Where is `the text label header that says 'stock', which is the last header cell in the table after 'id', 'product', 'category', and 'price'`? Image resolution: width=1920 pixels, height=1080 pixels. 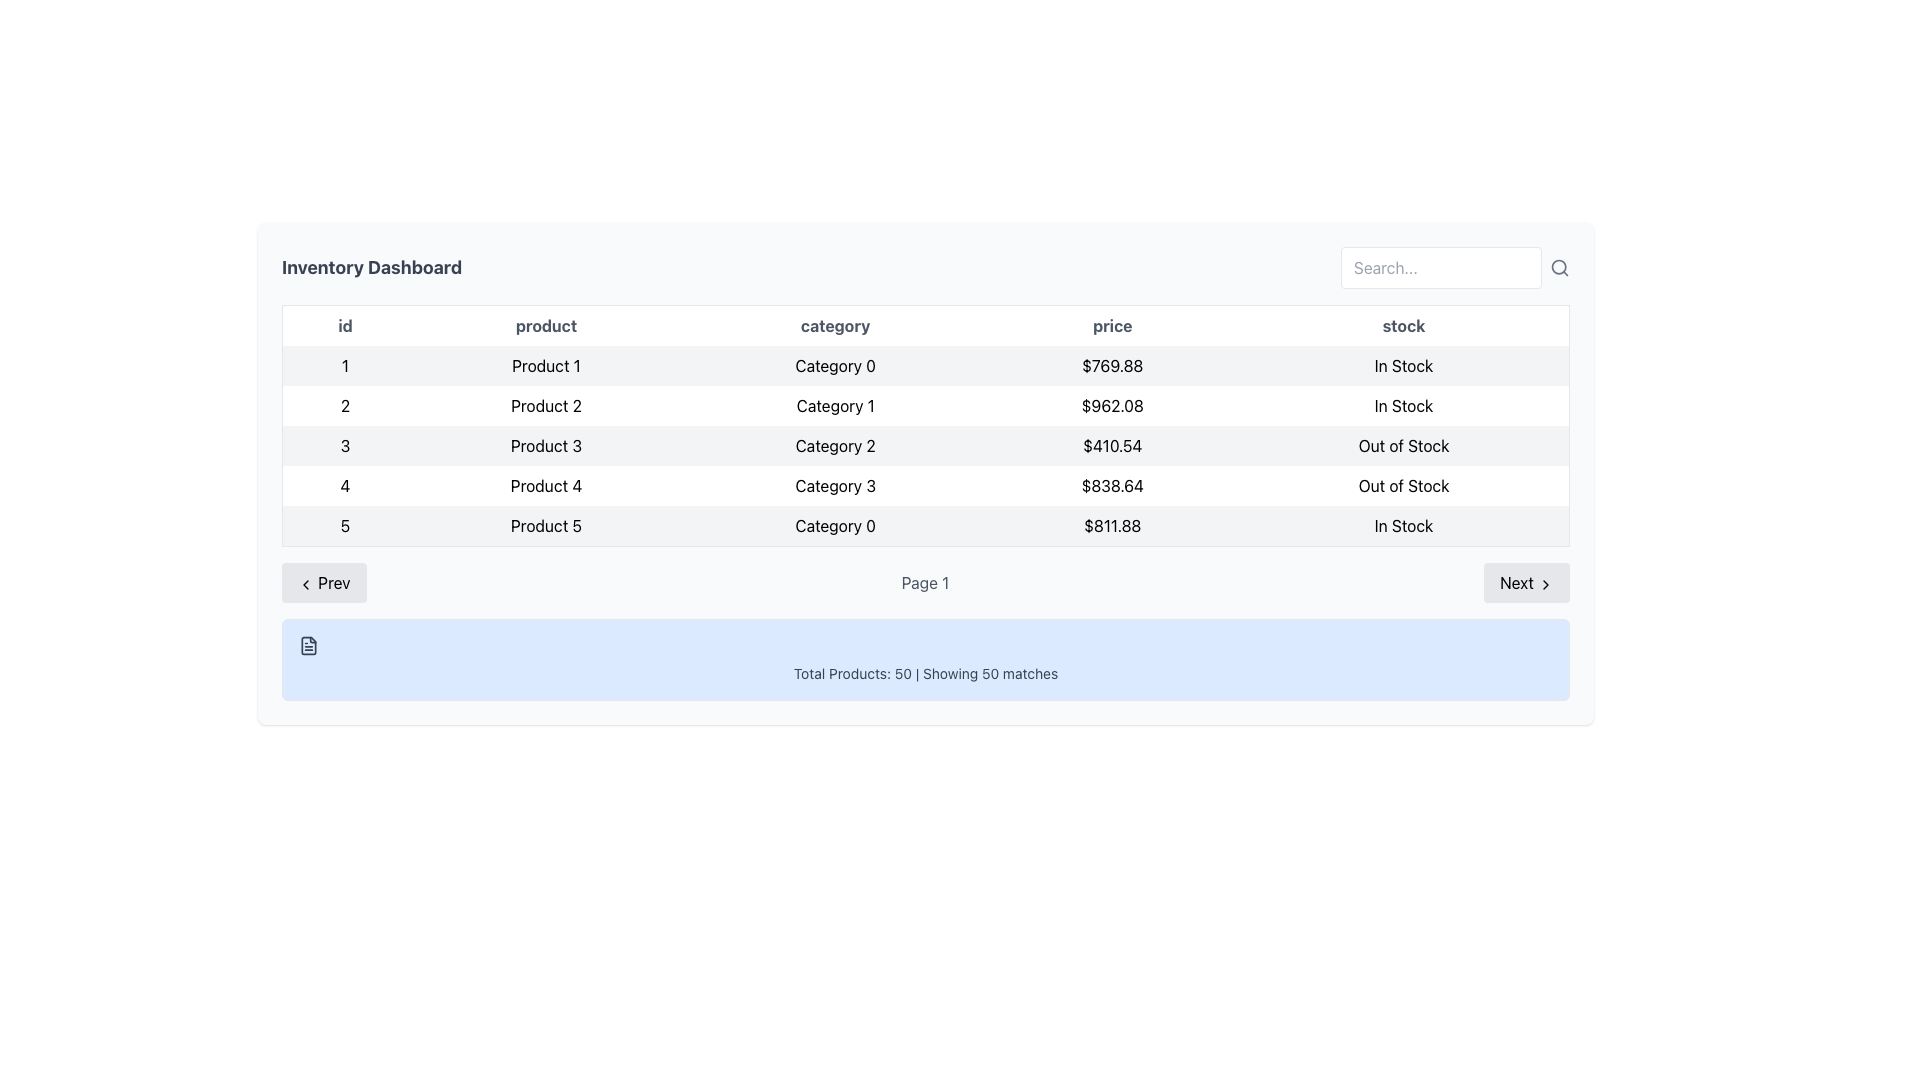
the text label header that says 'stock', which is the last header cell in the table after 'id', 'product', 'category', and 'price' is located at coordinates (1403, 324).